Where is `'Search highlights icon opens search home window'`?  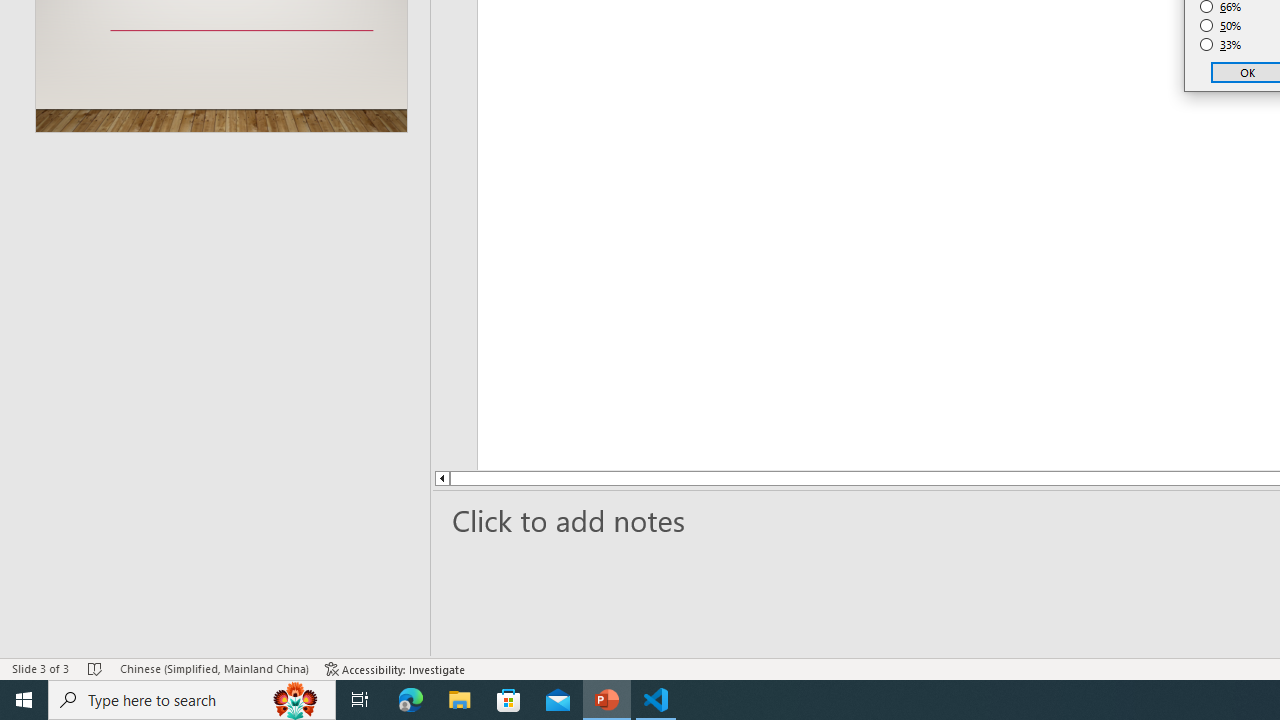 'Search highlights icon opens search home window' is located at coordinates (294, 698).